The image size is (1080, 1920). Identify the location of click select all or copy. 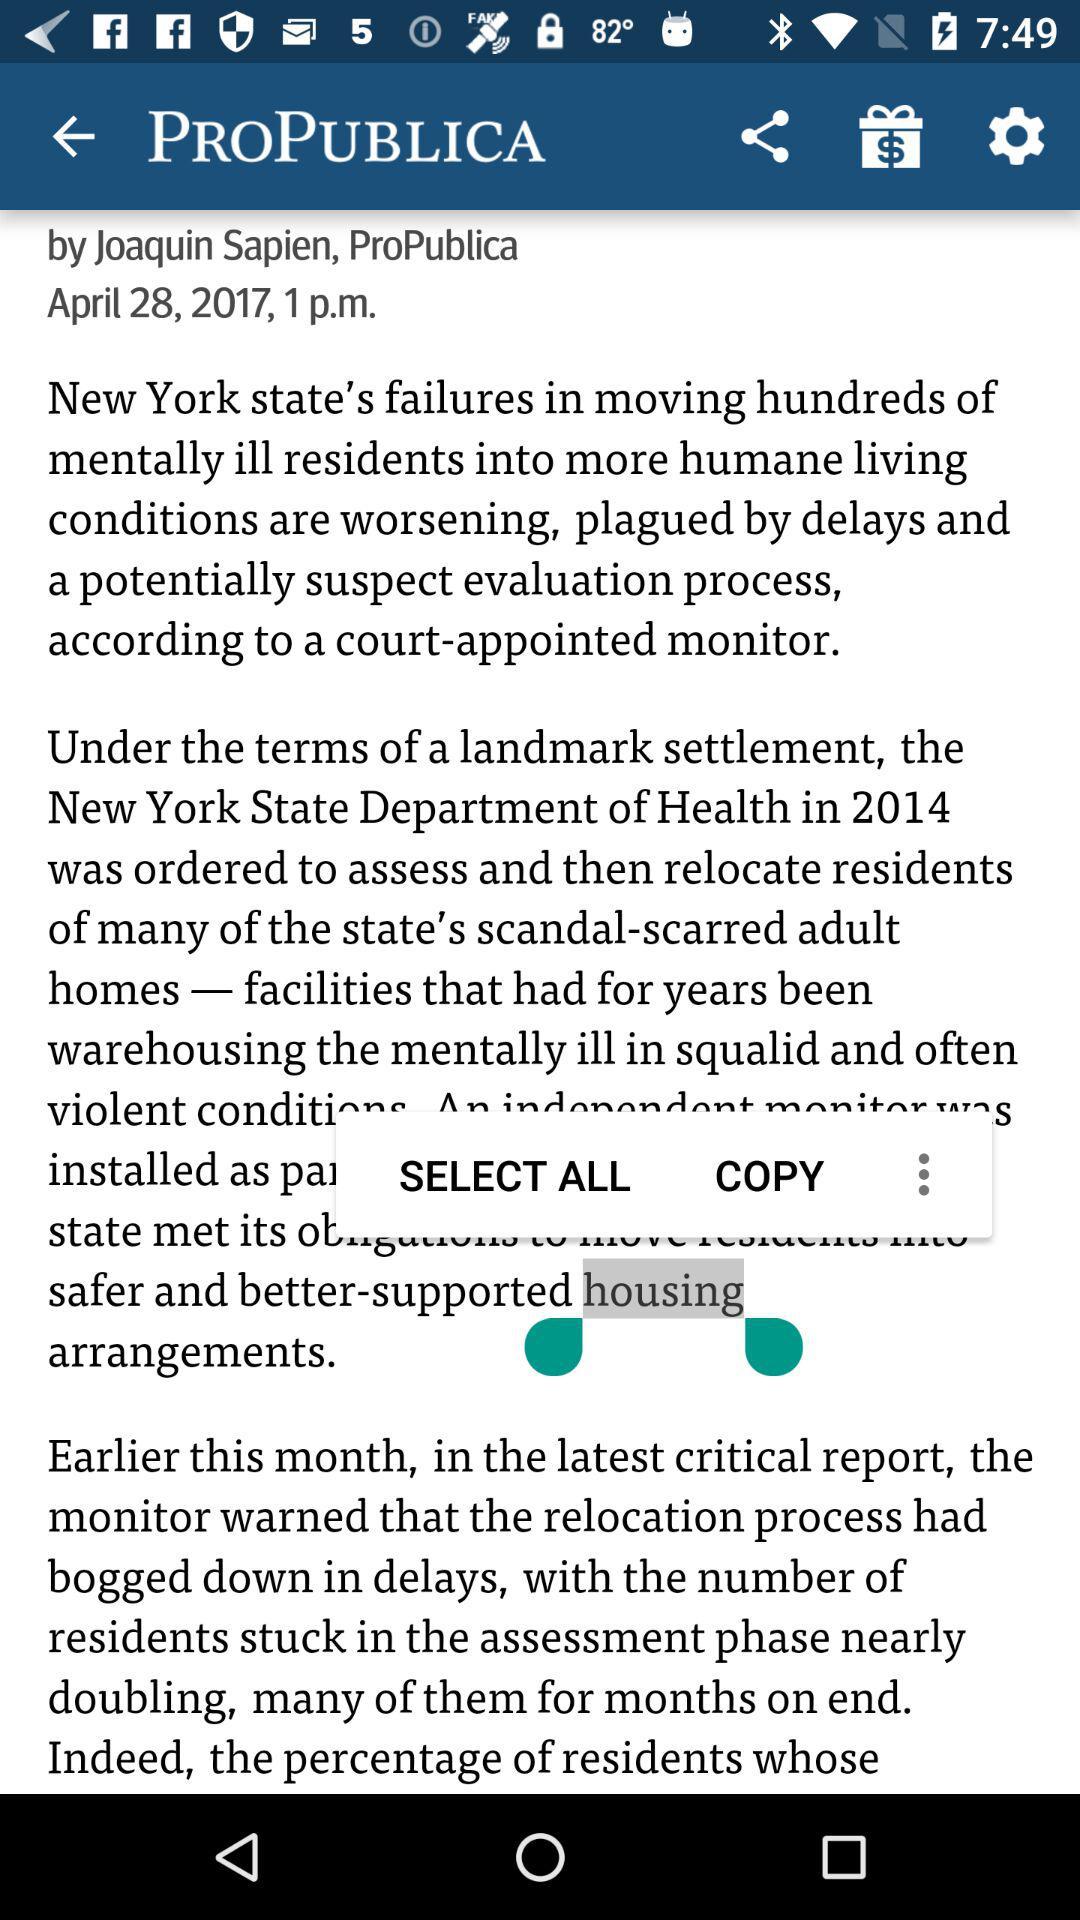
(540, 1060).